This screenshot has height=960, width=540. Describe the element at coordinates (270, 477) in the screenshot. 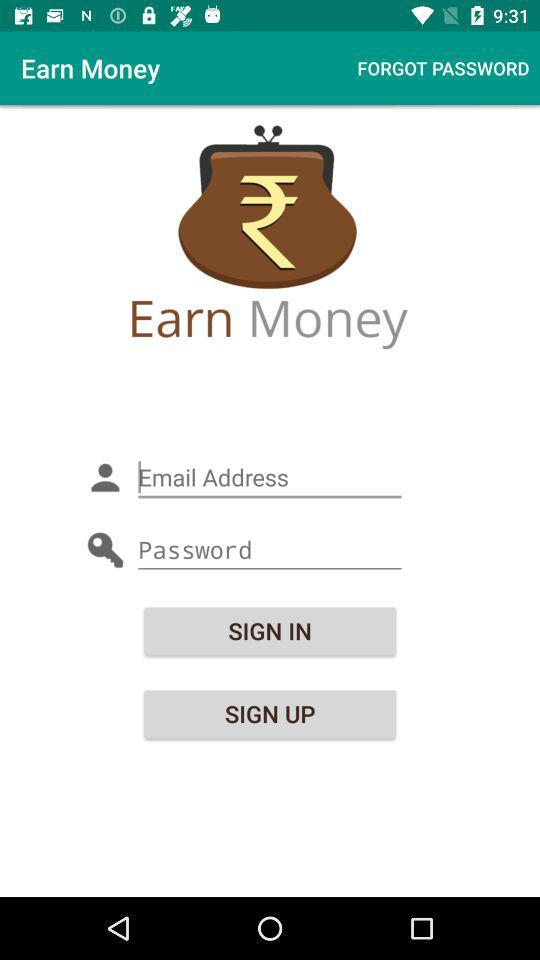

I see `email` at that location.